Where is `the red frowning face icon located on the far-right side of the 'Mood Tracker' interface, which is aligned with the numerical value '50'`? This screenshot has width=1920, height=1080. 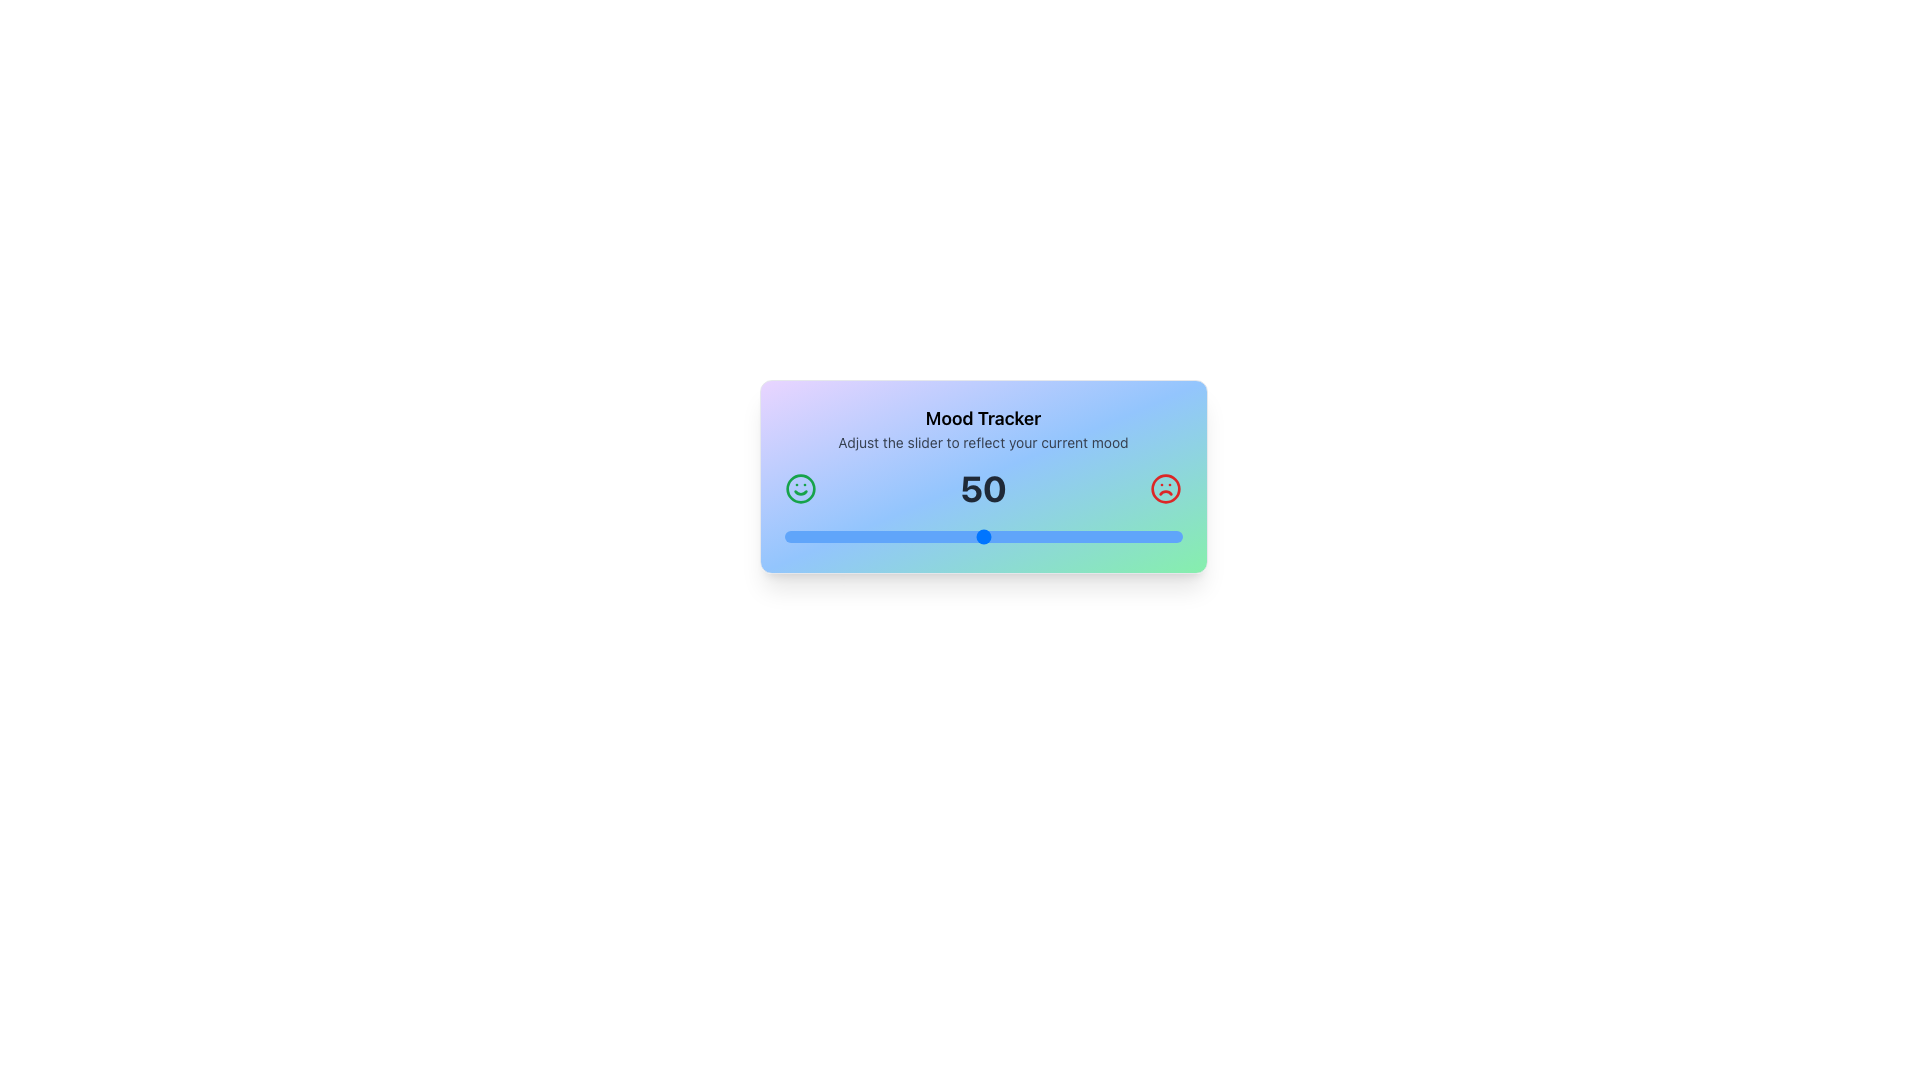 the red frowning face icon located on the far-right side of the 'Mood Tracker' interface, which is aligned with the numerical value '50' is located at coordinates (1166, 489).